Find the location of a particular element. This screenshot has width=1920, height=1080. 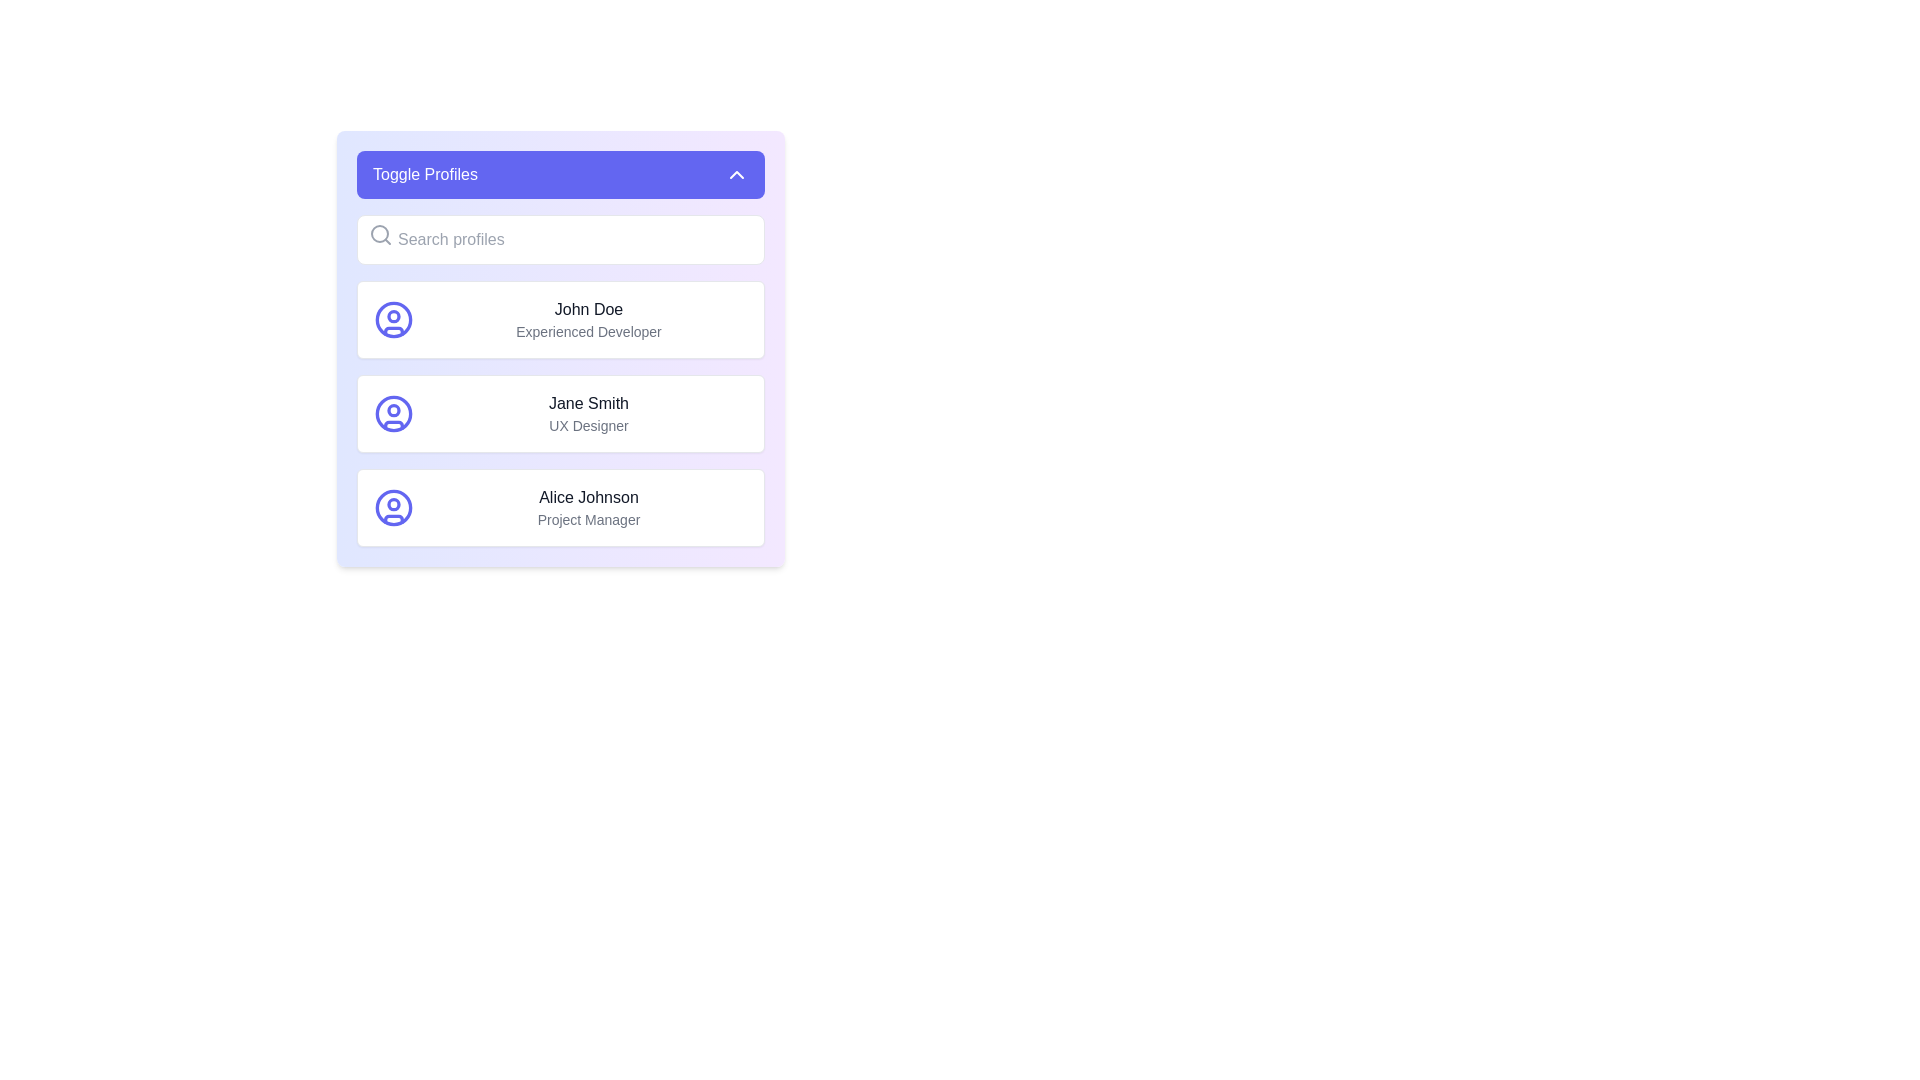

the graphical circular representation styled in blue stroke color that represents the user avatar for 'Jane Smith, UX Designer' in the profile list is located at coordinates (393, 412).